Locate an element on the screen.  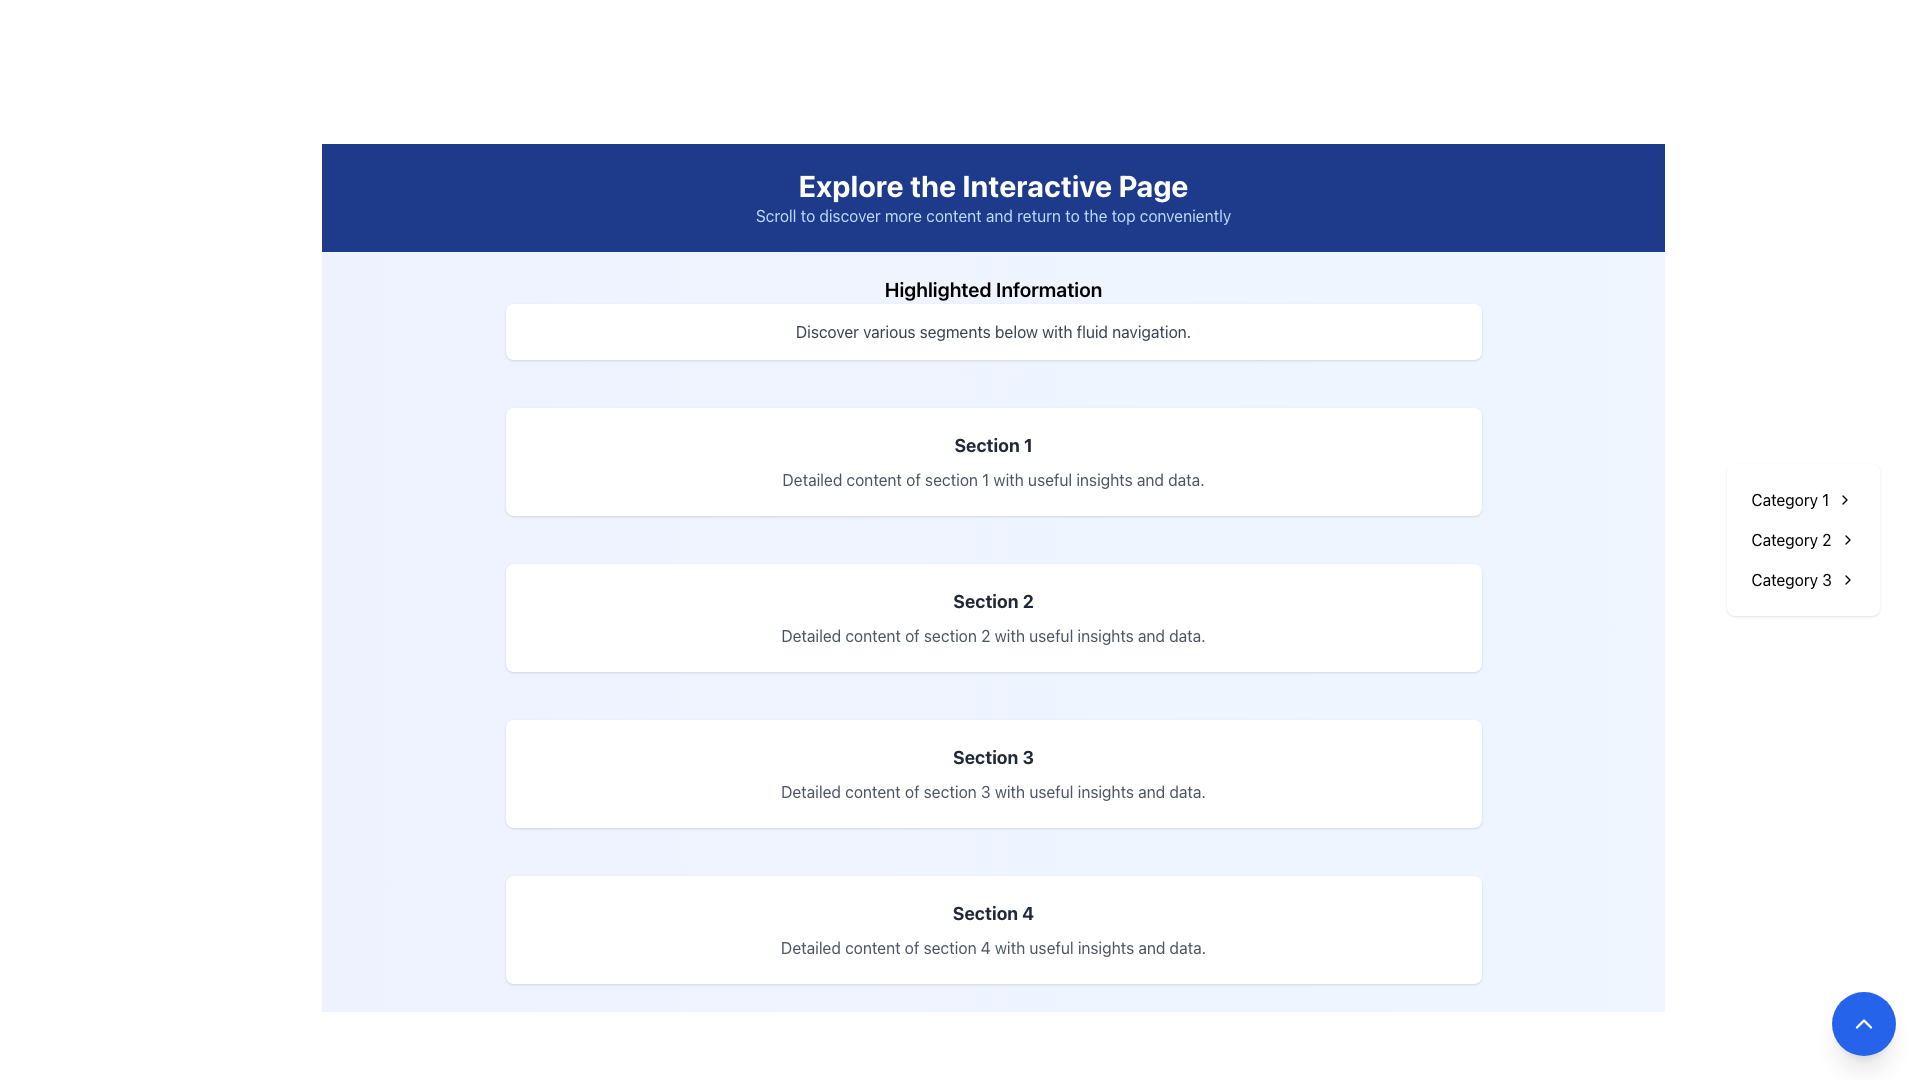
heading or title text that serves as an identifying label for the content below, positioned centrally in the second section of a vertically stacked layout is located at coordinates (993, 600).